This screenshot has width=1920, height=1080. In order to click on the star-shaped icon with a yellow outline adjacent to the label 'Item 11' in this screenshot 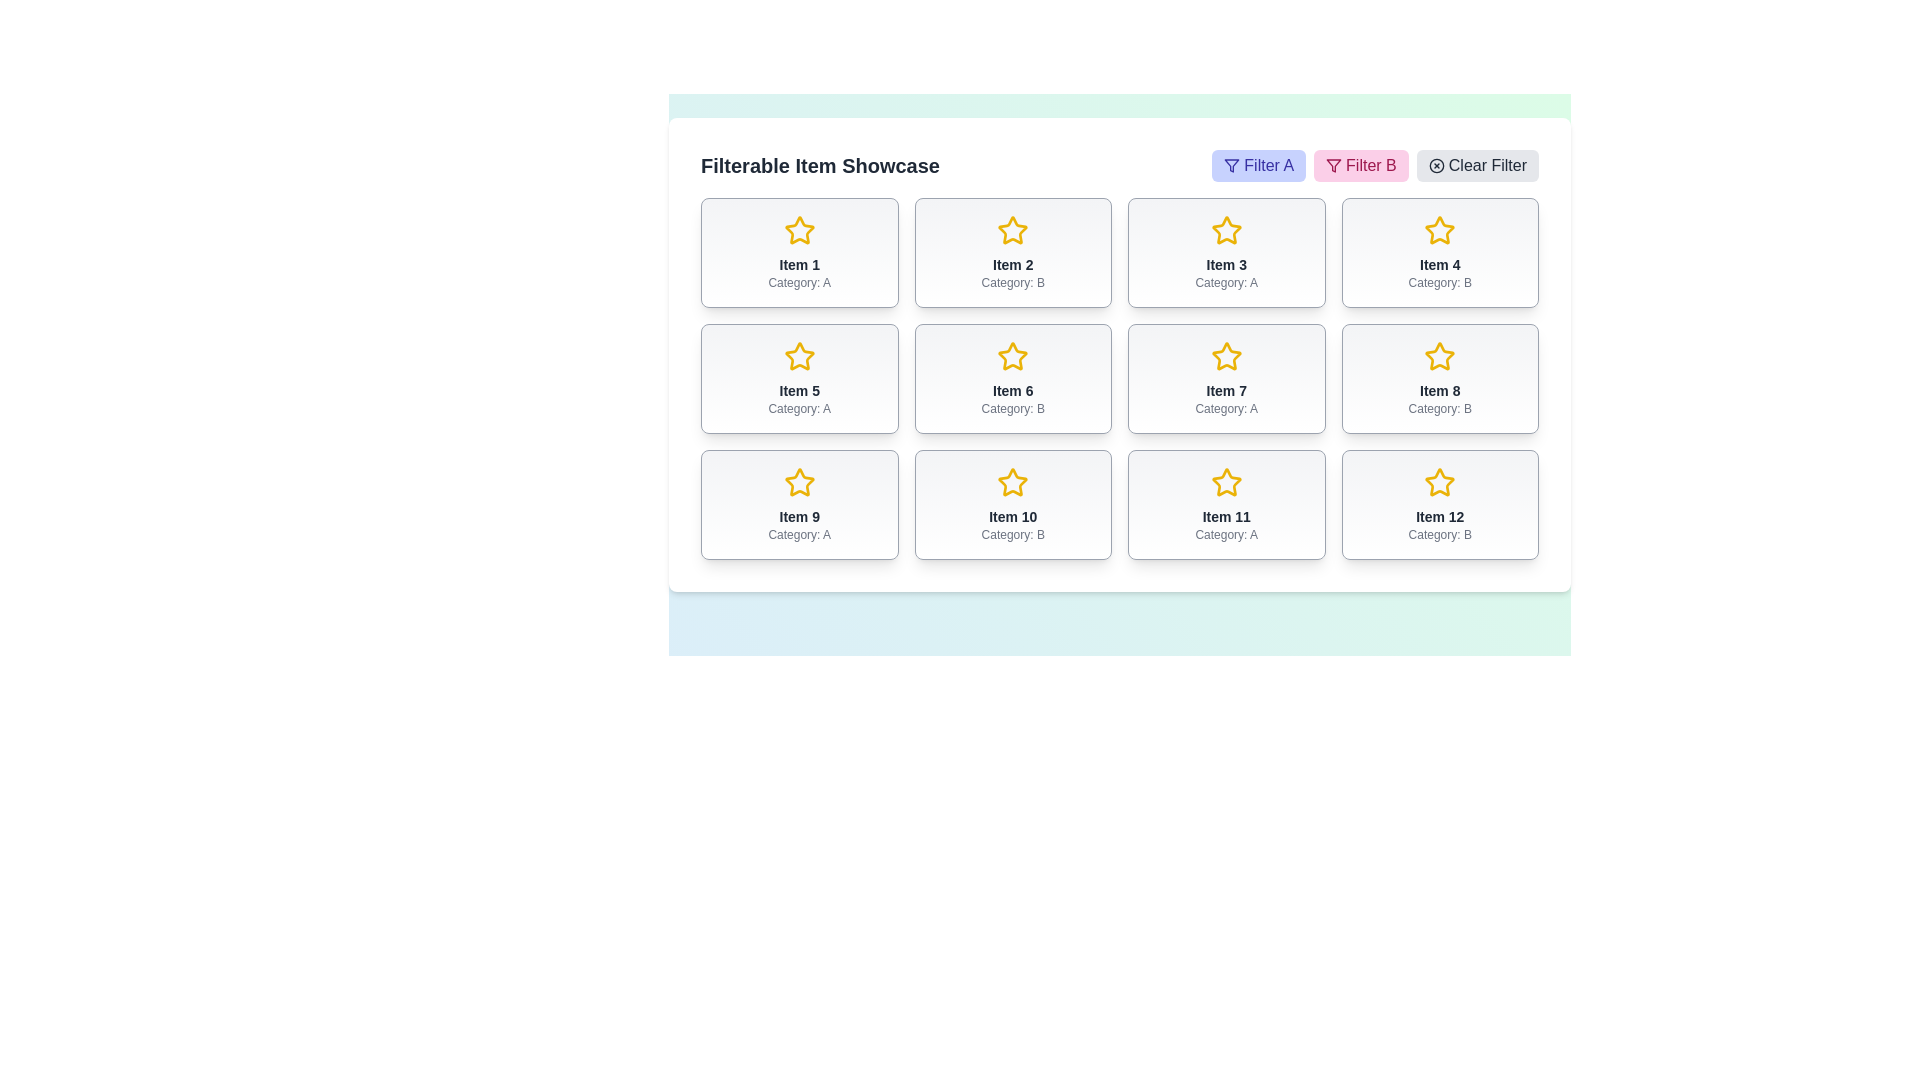, I will do `click(1225, 482)`.